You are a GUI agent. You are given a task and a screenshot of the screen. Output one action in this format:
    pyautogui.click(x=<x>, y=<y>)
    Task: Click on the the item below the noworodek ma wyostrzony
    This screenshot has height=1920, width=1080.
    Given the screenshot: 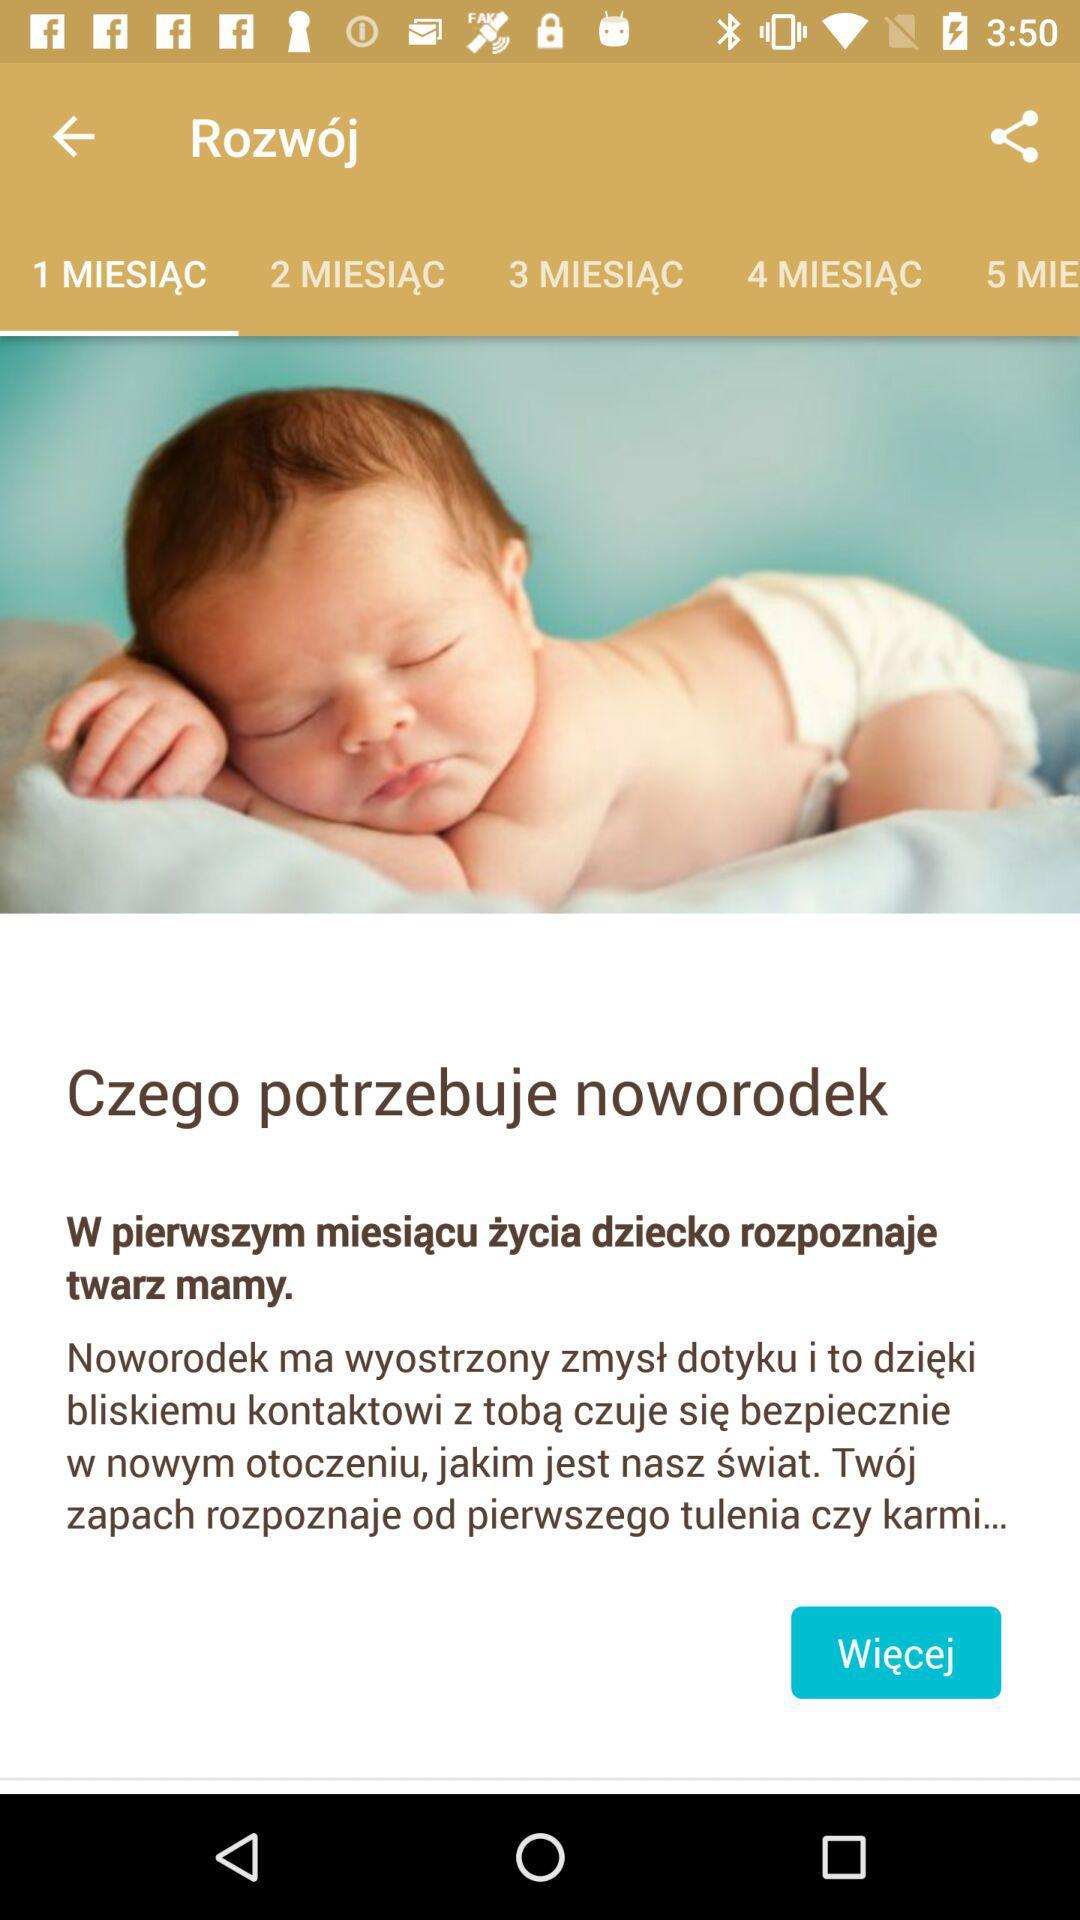 What is the action you would take?
    pyautogui.click(x=895, y=1652)
    